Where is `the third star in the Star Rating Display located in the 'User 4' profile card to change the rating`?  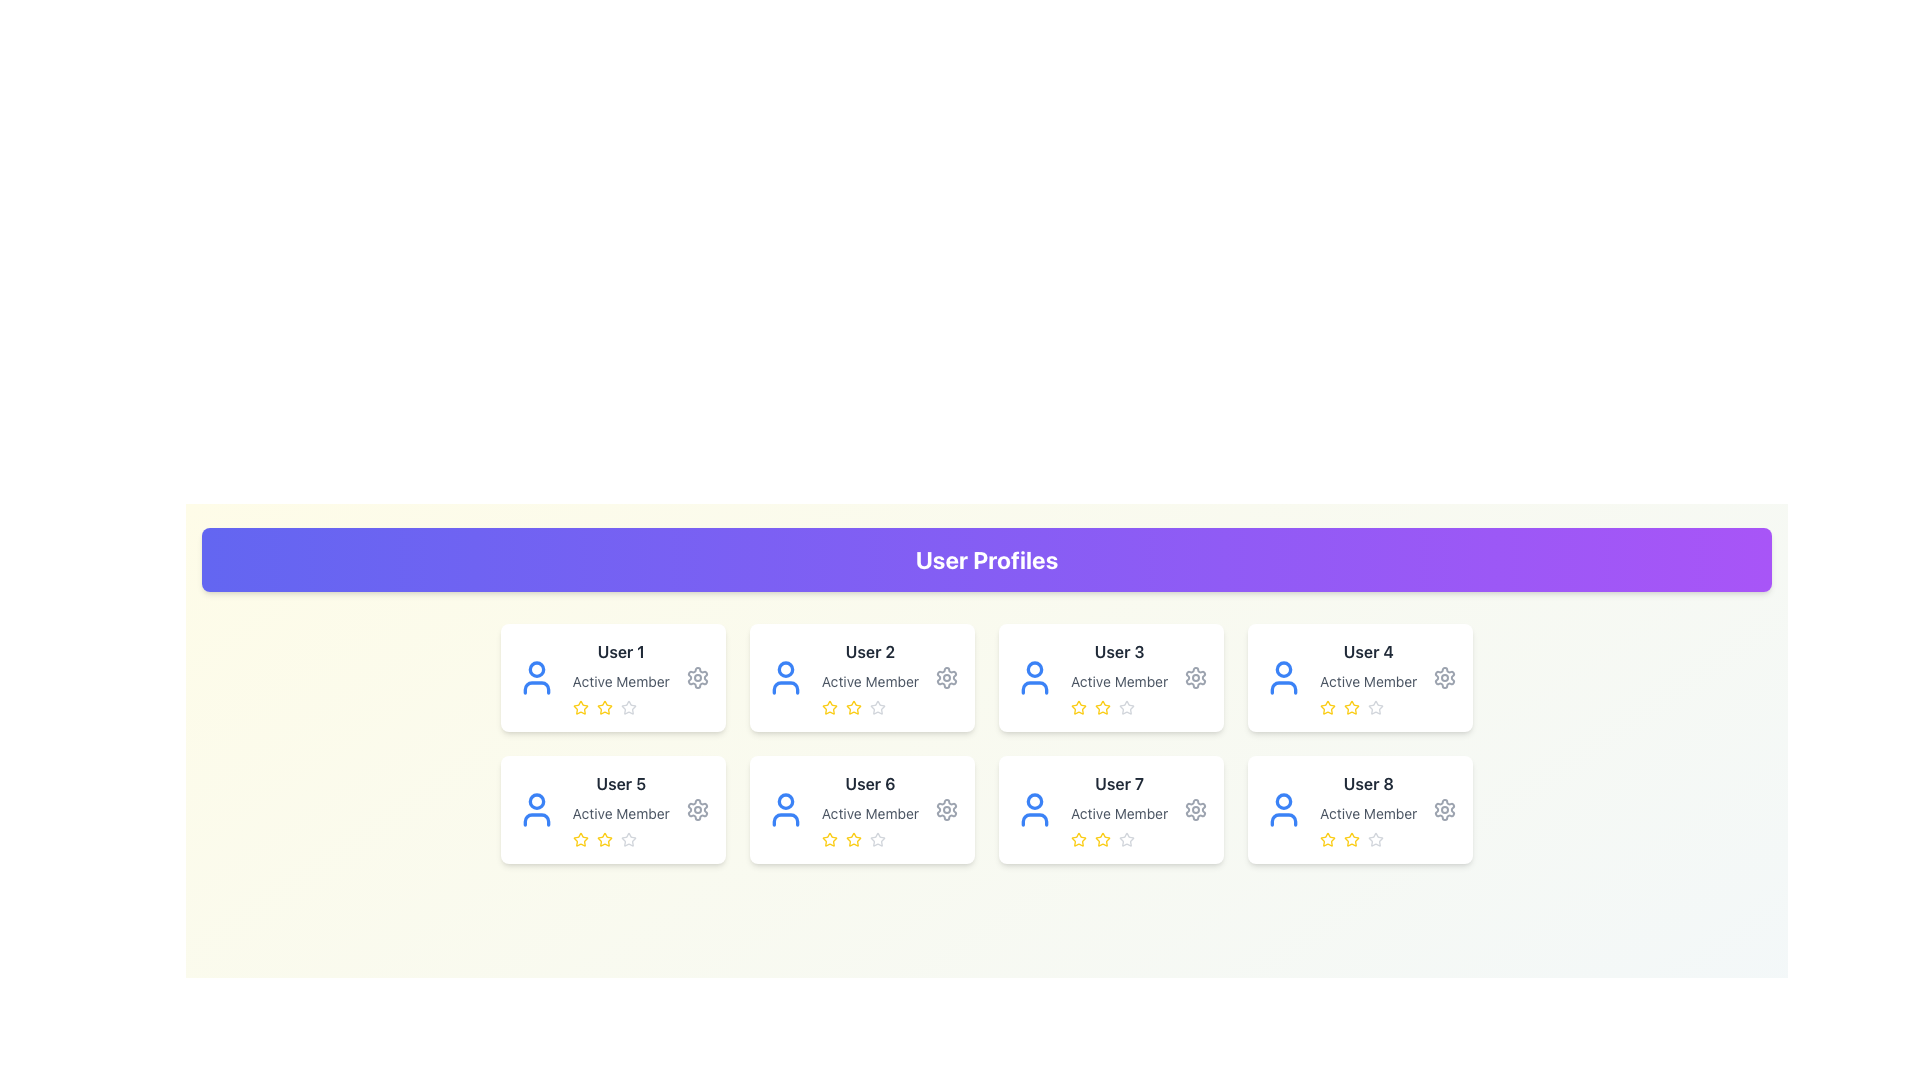
the third star in the Star Rating Display located in the 'User 4' profile card to change the rating is located at coordinates (1367, 707).